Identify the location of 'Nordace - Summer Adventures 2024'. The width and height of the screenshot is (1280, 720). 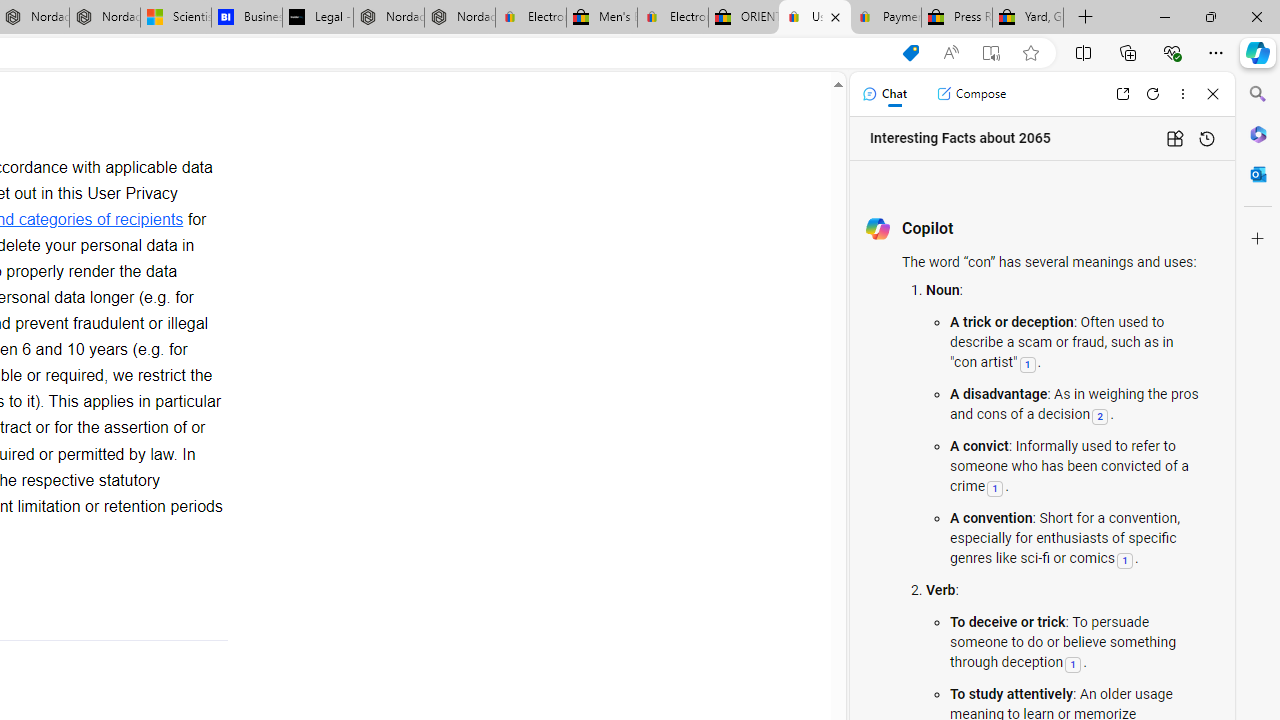
(389, 17).